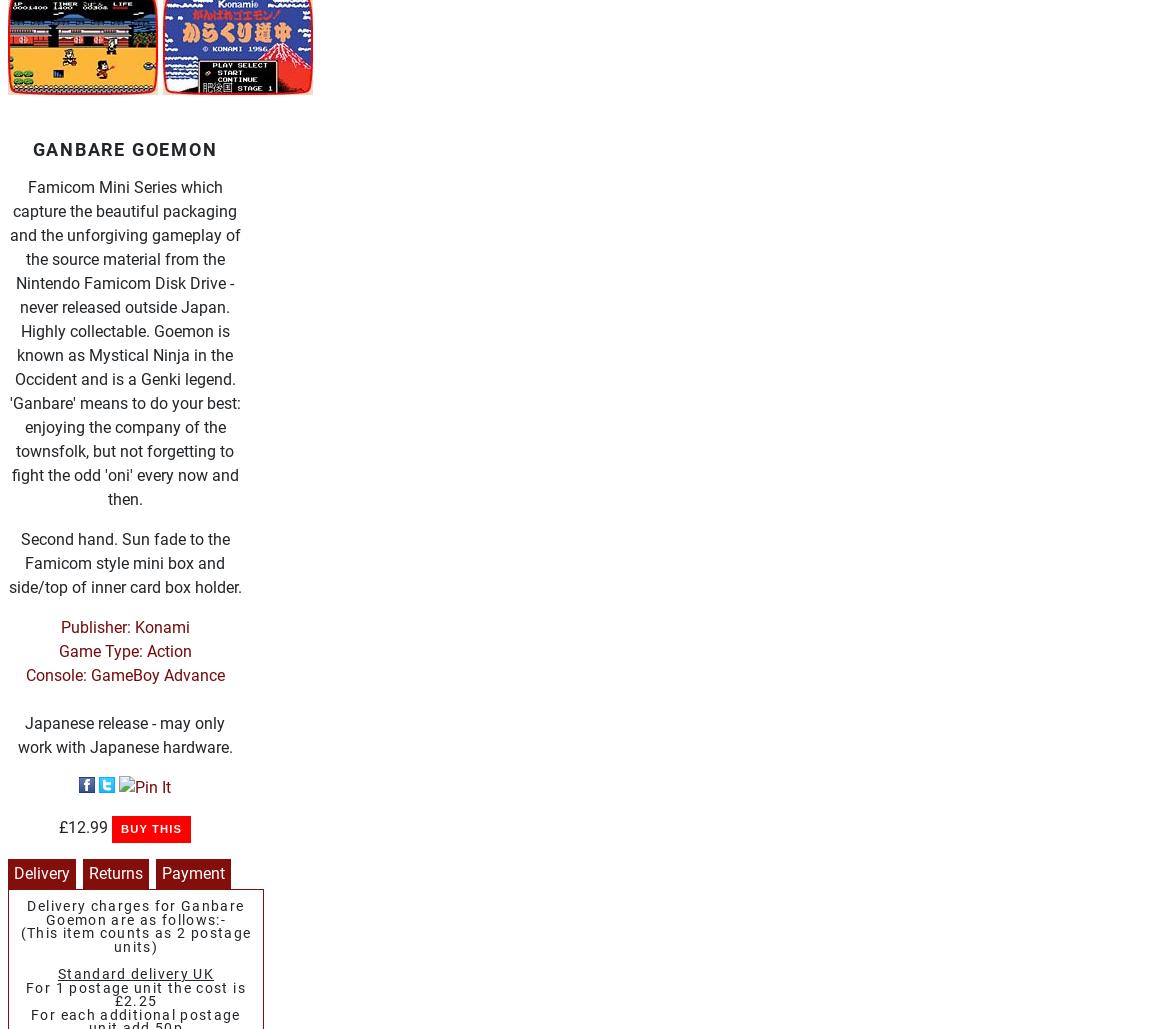  Describe the element at coordinates (144, 357) in the screenshot. I see `'Sega Hardware'` at that location.